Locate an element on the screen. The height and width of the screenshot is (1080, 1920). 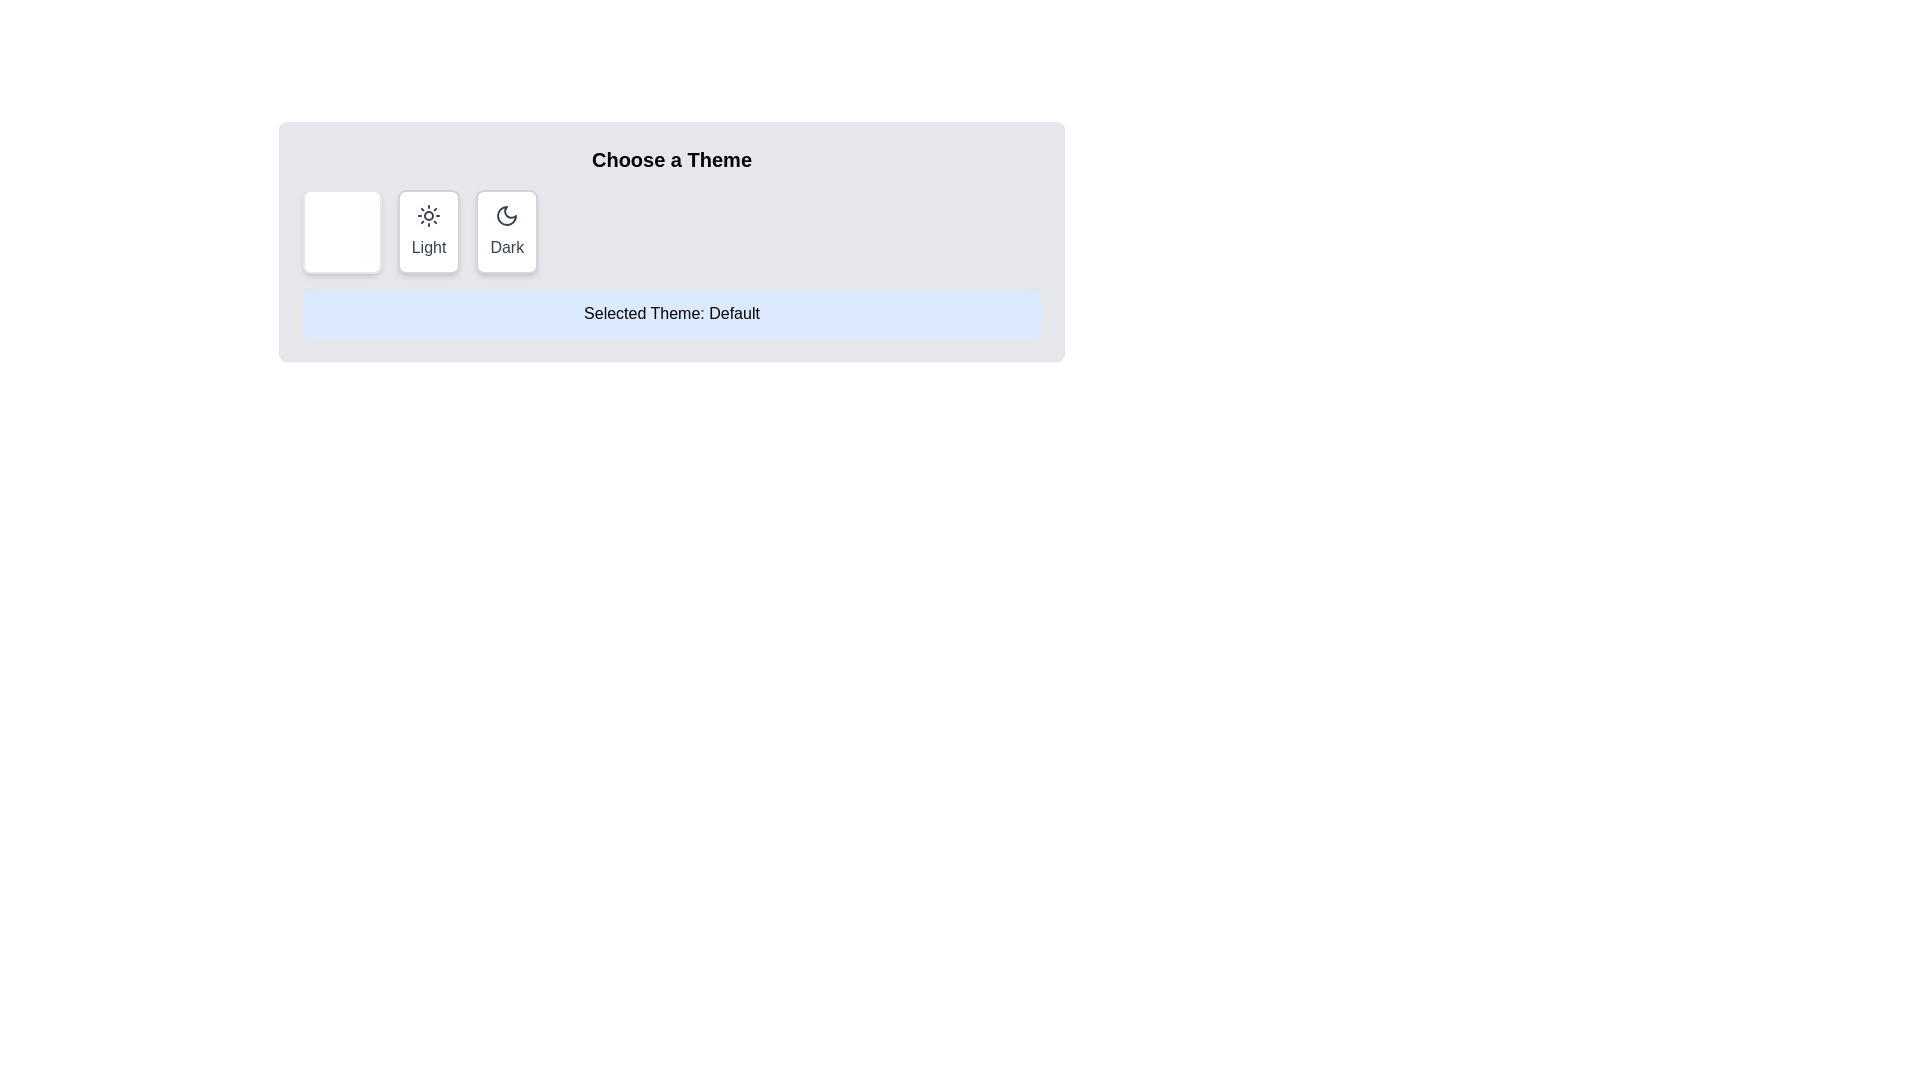
the 'Light' theme button, which is the second button in a horizontal group of three is located at coordinates (428, 230).